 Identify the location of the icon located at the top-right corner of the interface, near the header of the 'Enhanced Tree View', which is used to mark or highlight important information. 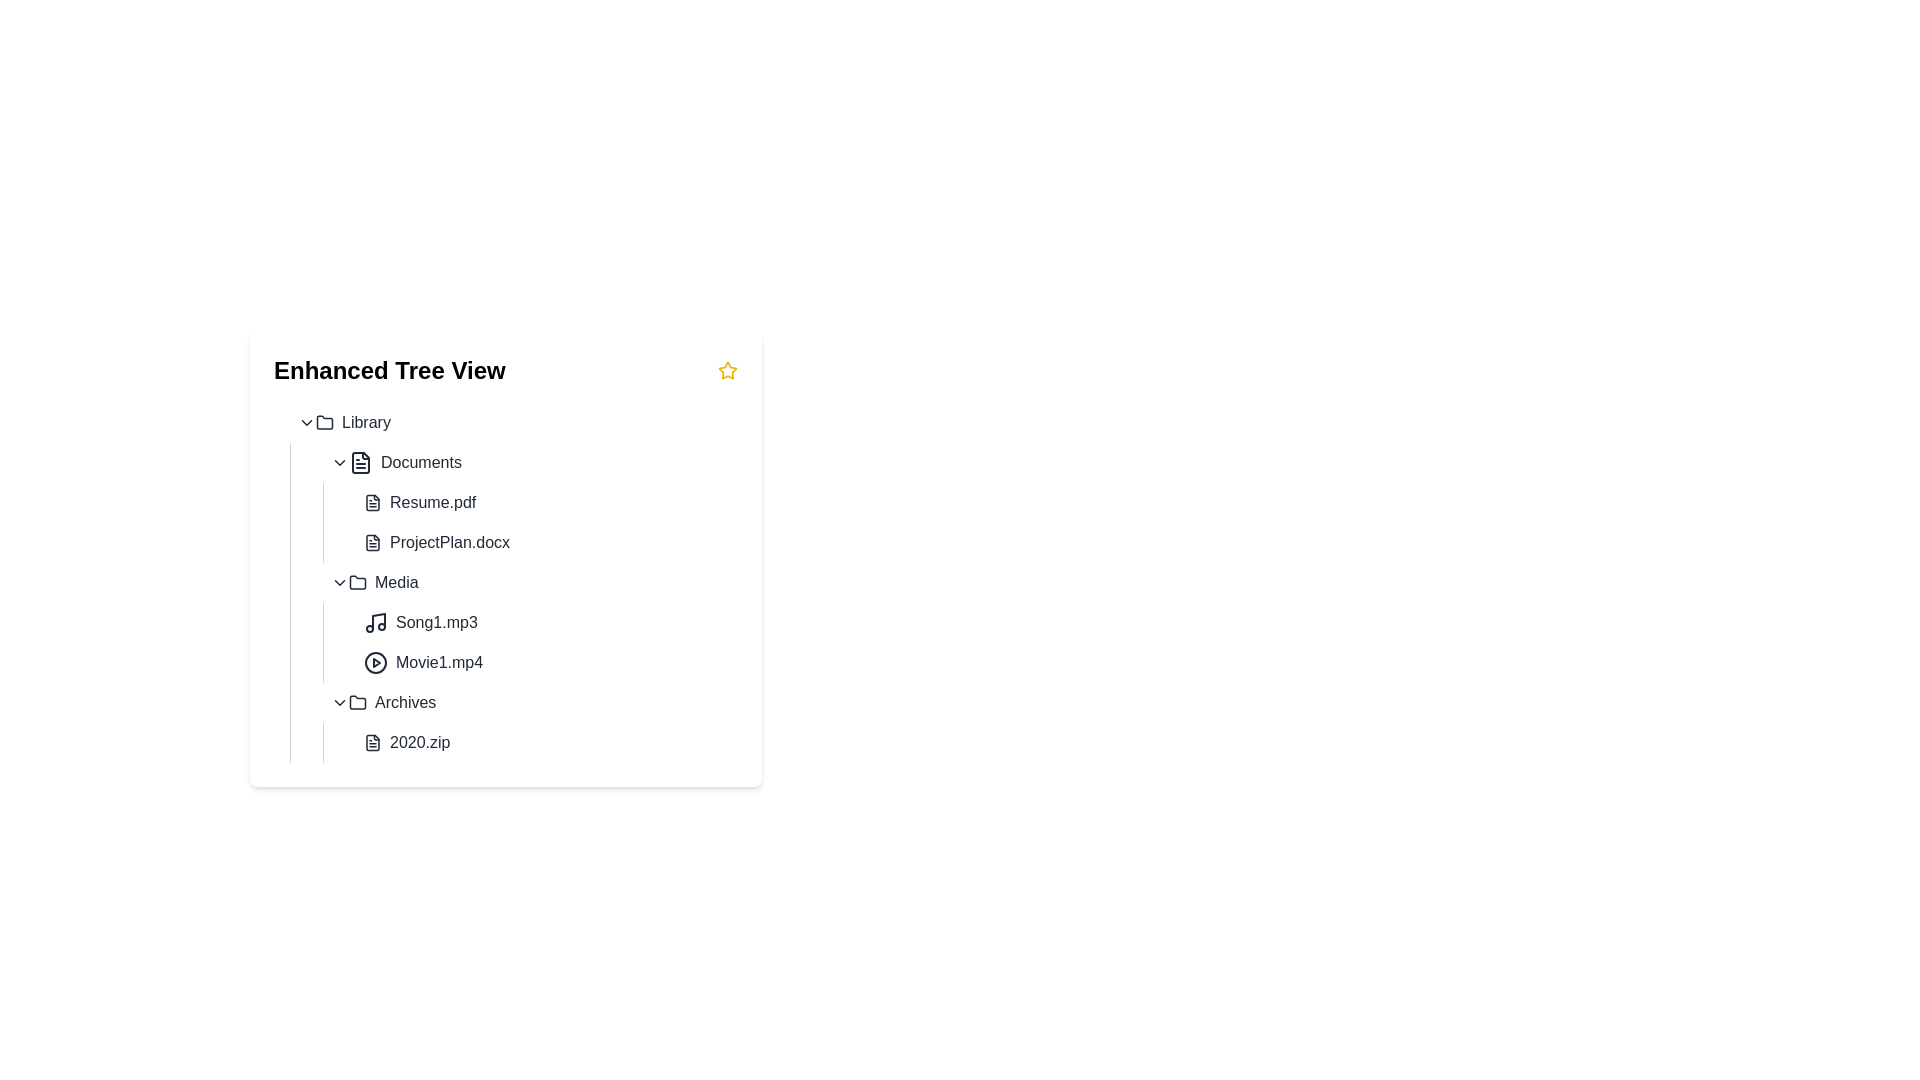
(727, 370).